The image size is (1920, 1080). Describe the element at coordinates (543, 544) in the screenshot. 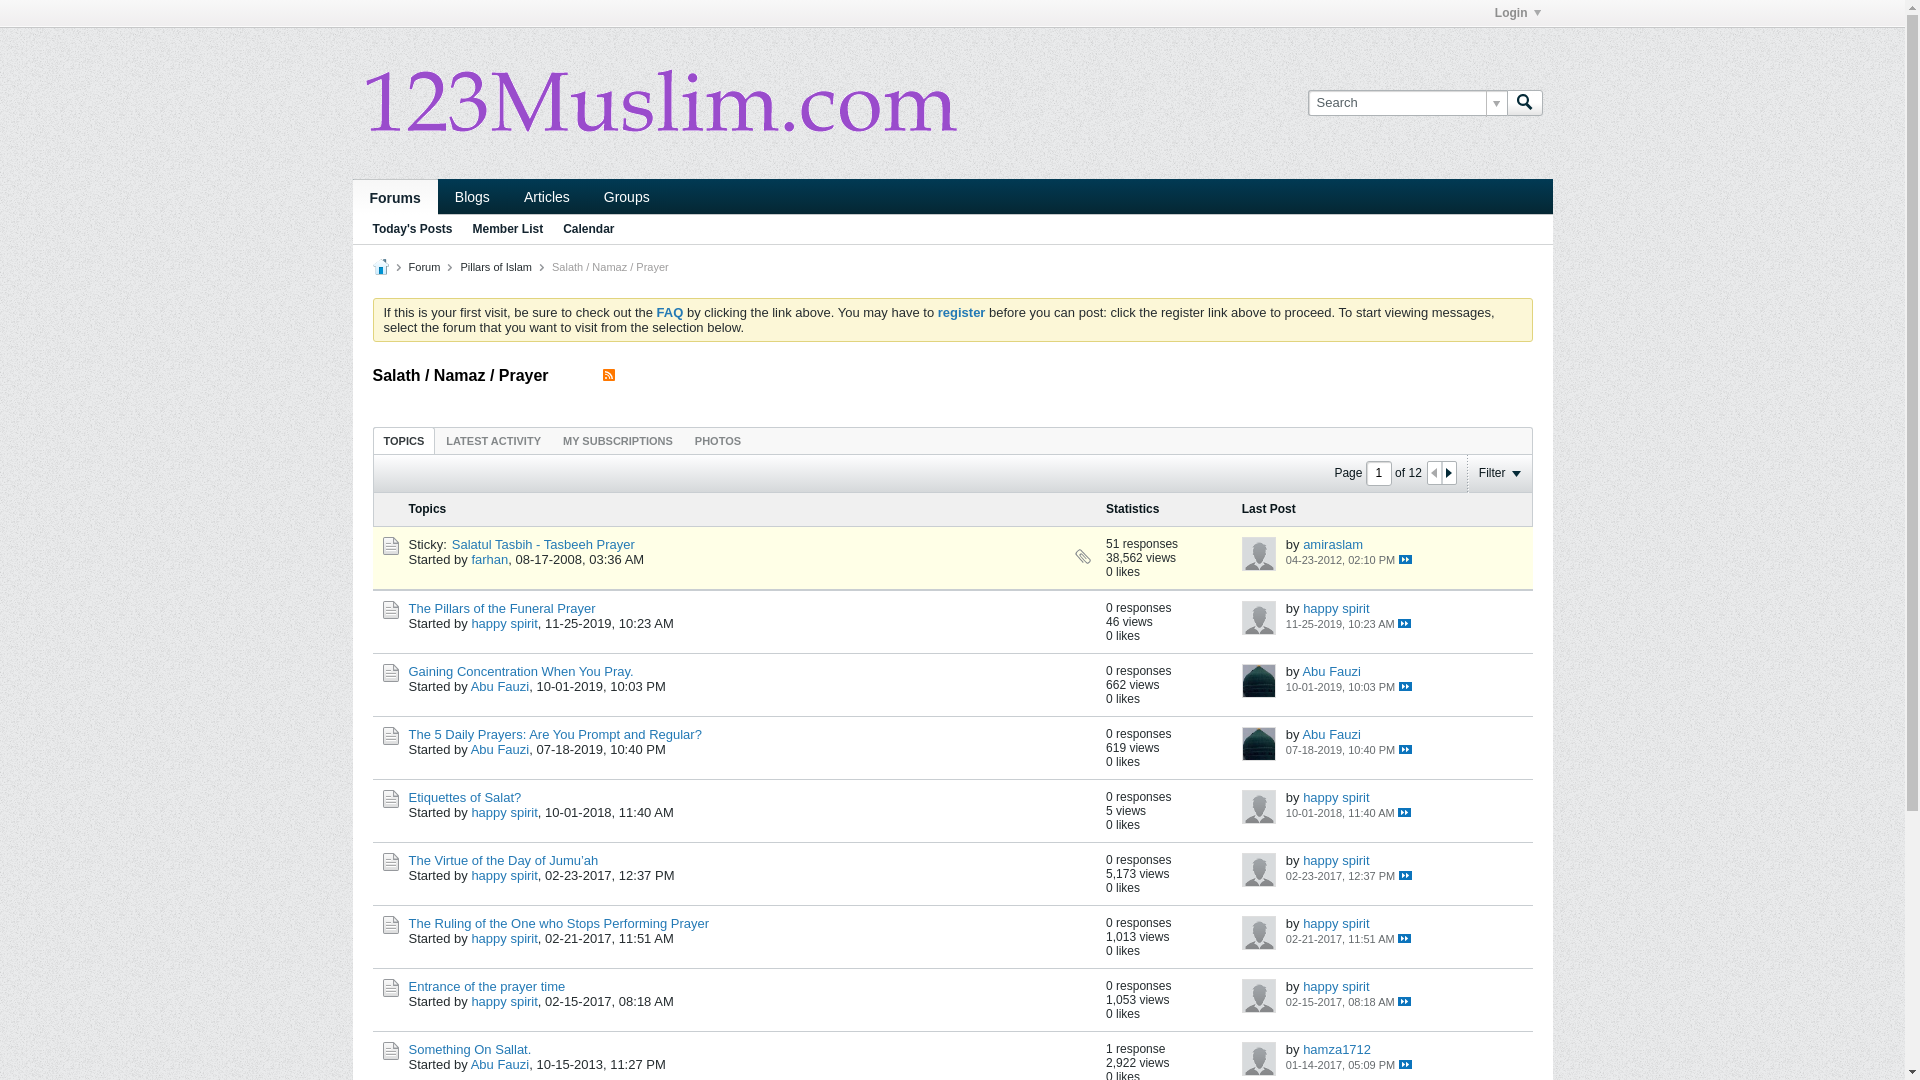

I see `'Salatul Tasbih - Tasbeeh Prayer'` at that location.